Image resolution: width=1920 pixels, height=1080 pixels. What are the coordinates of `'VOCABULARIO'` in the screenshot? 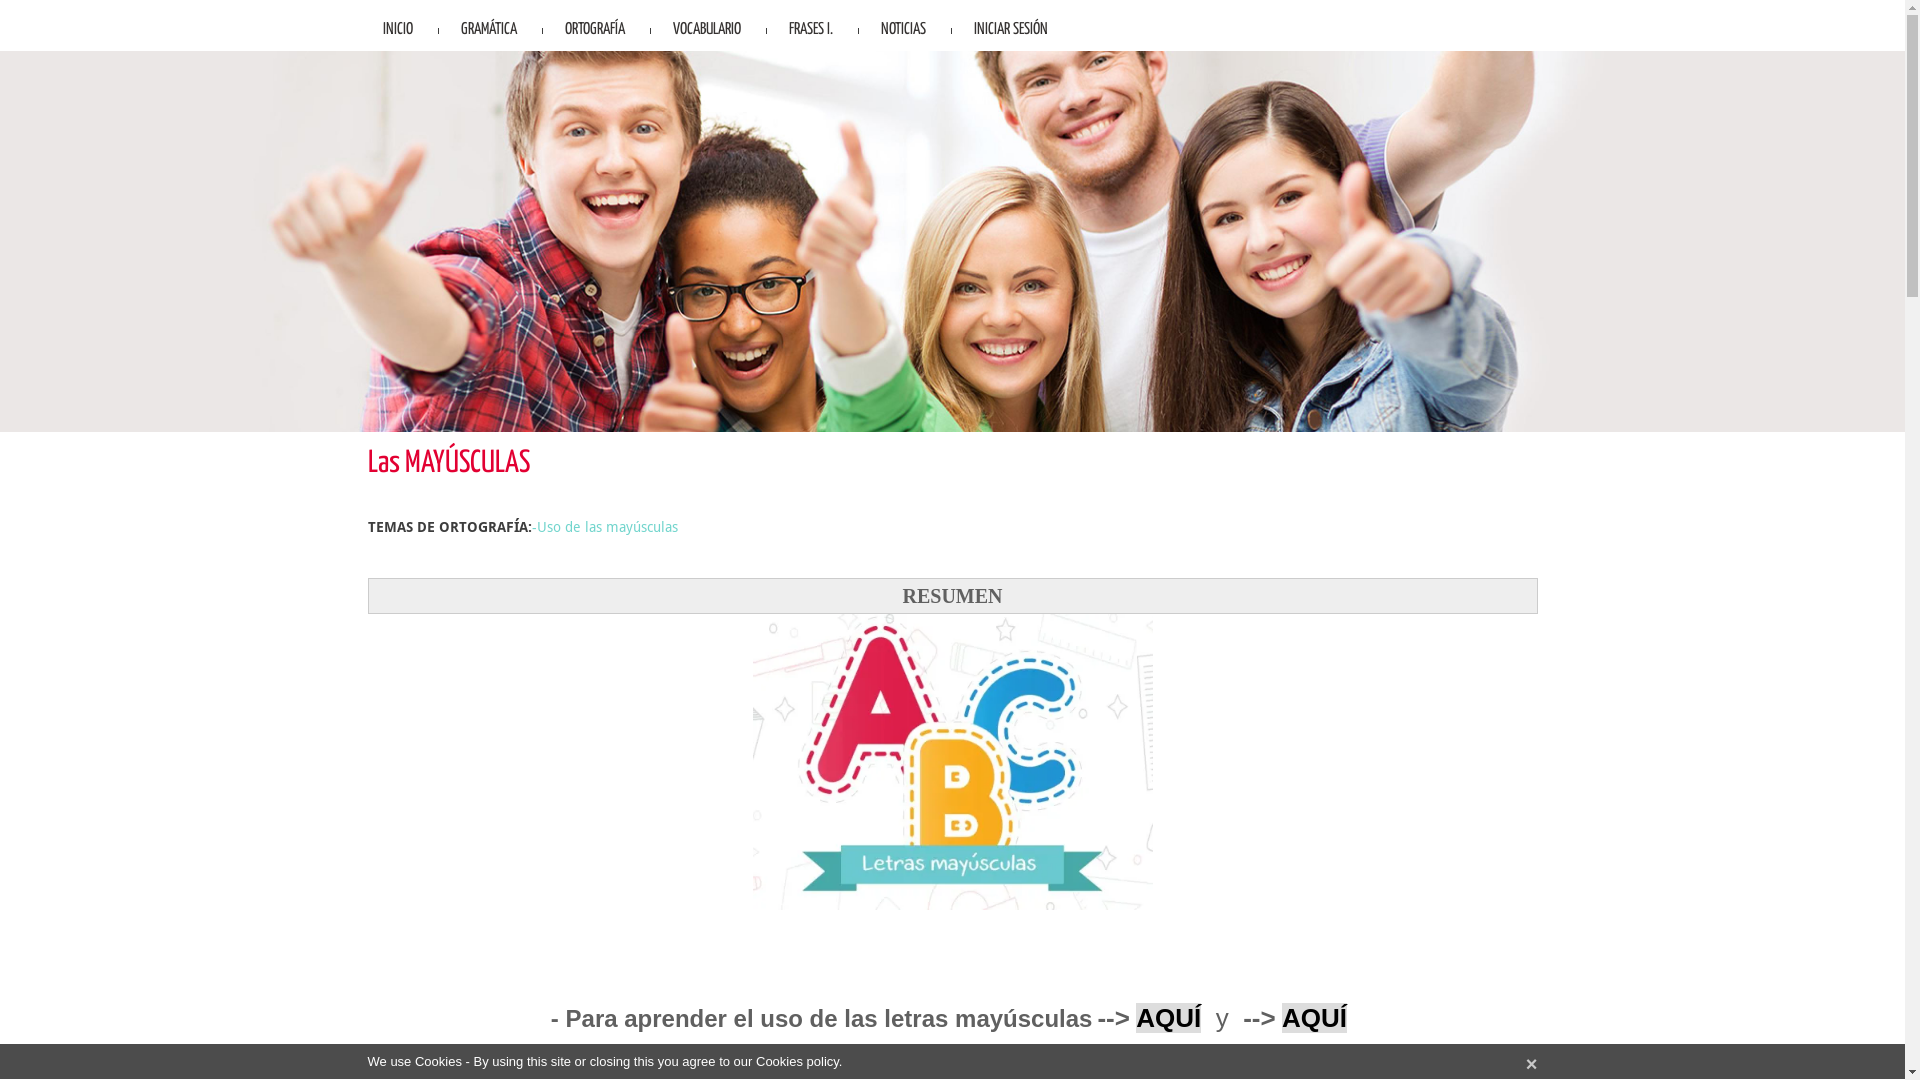 It's located at (706, 25).